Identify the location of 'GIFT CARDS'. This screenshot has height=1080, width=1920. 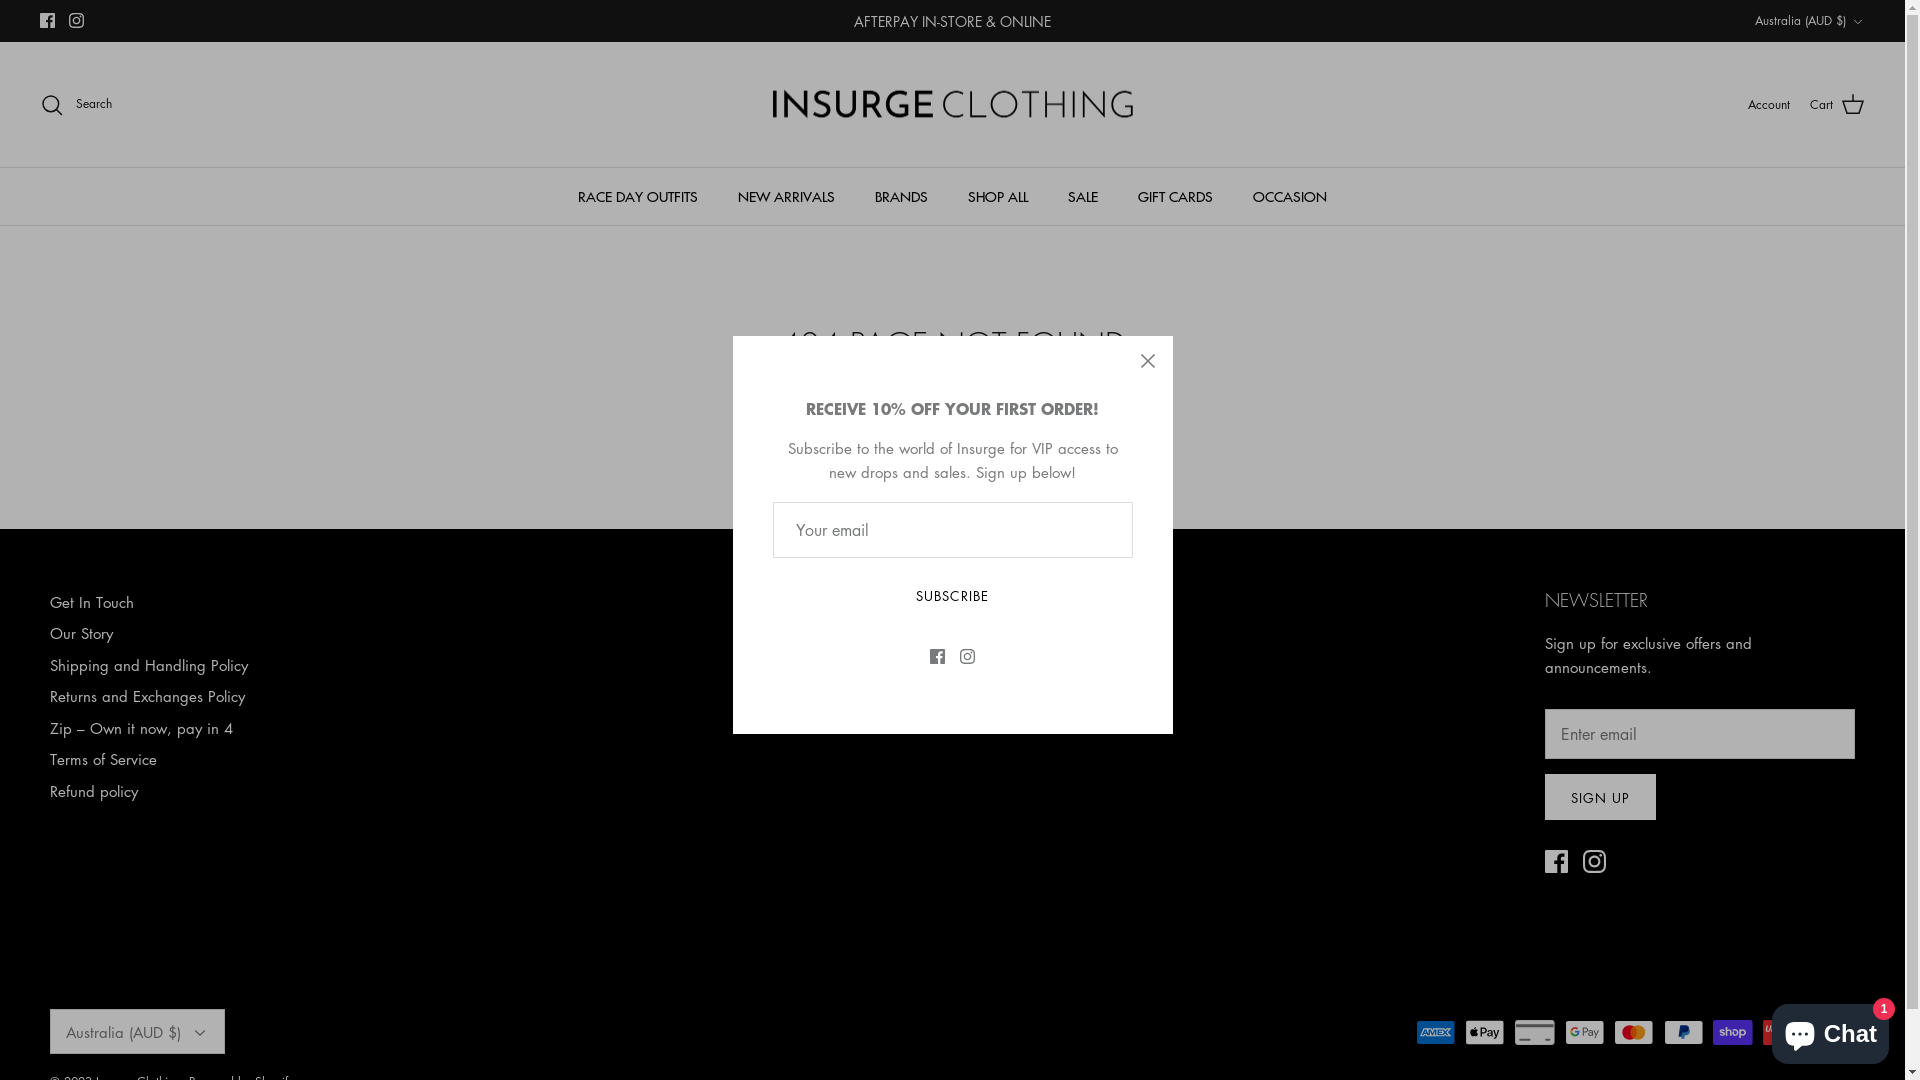
(1118, 196).